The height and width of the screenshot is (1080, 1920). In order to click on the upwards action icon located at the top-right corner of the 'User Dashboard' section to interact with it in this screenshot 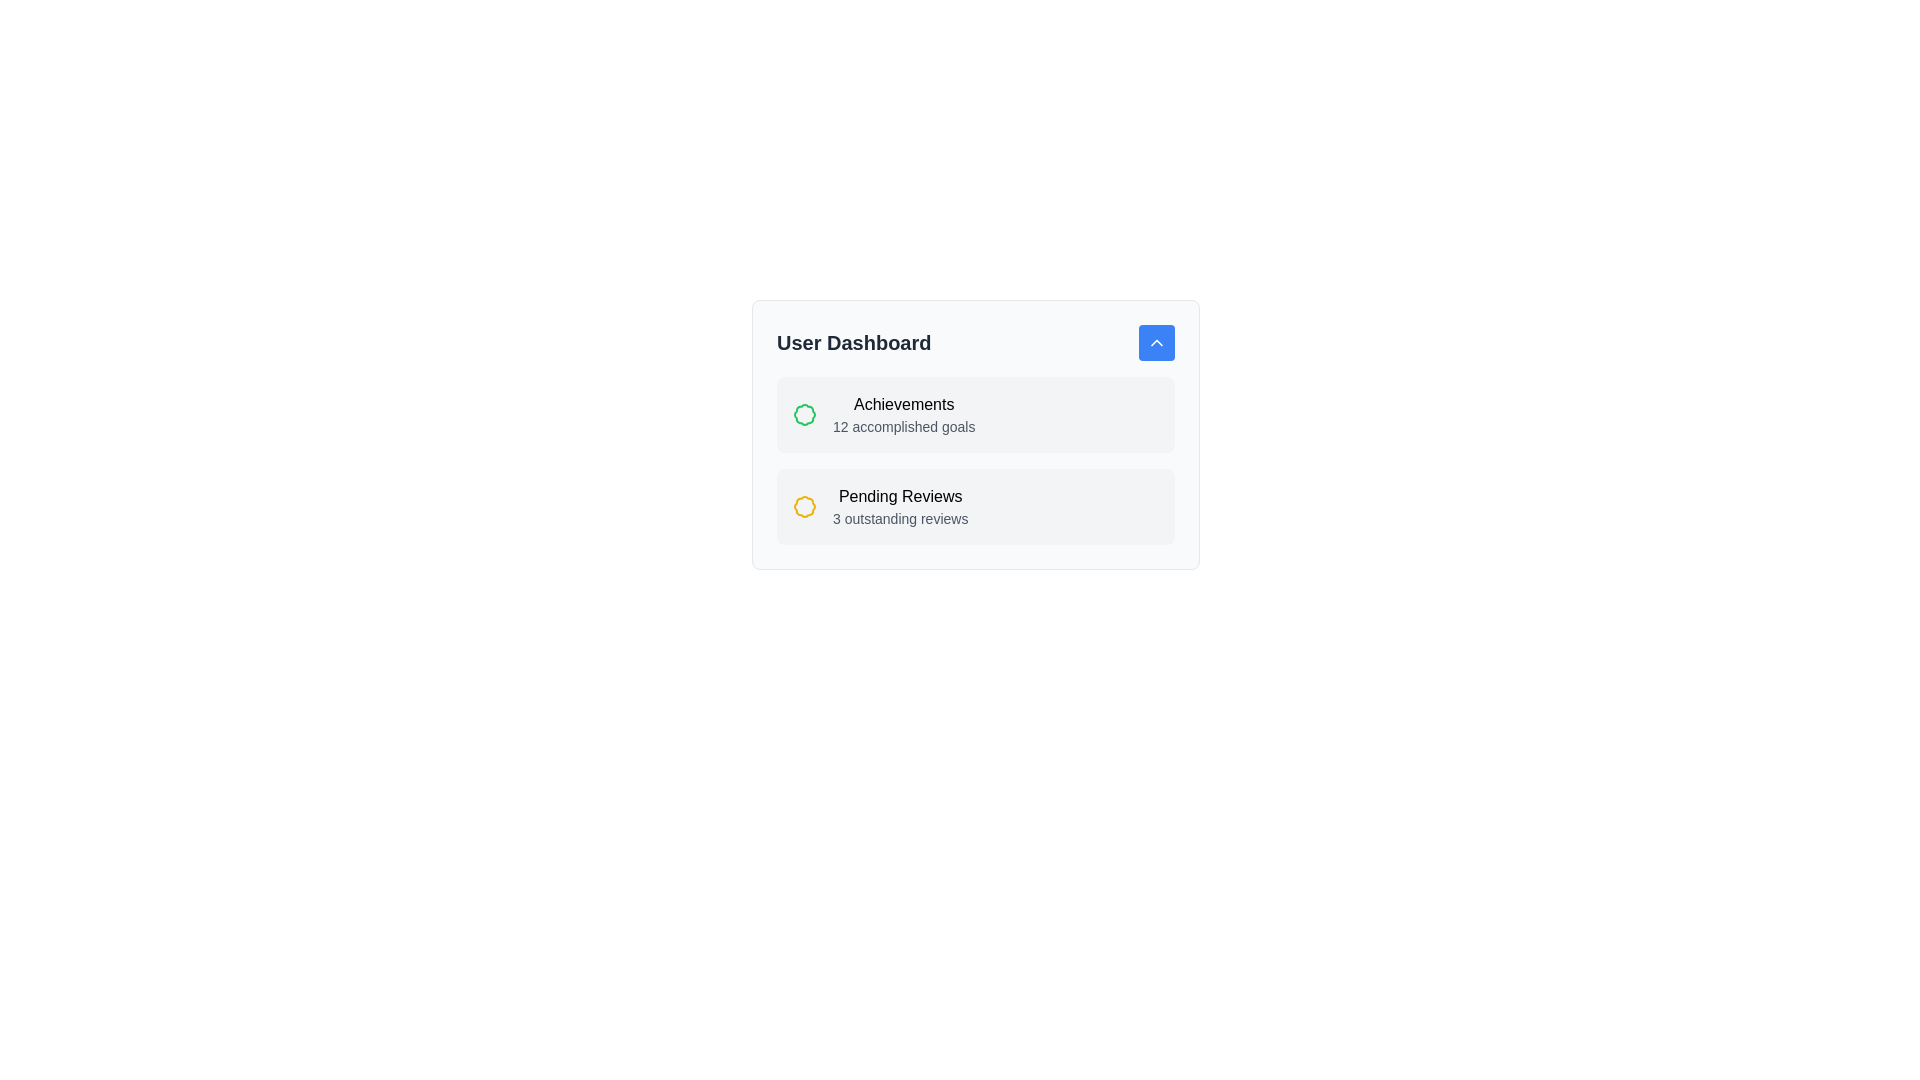, I will do `click(1156, 342)`.